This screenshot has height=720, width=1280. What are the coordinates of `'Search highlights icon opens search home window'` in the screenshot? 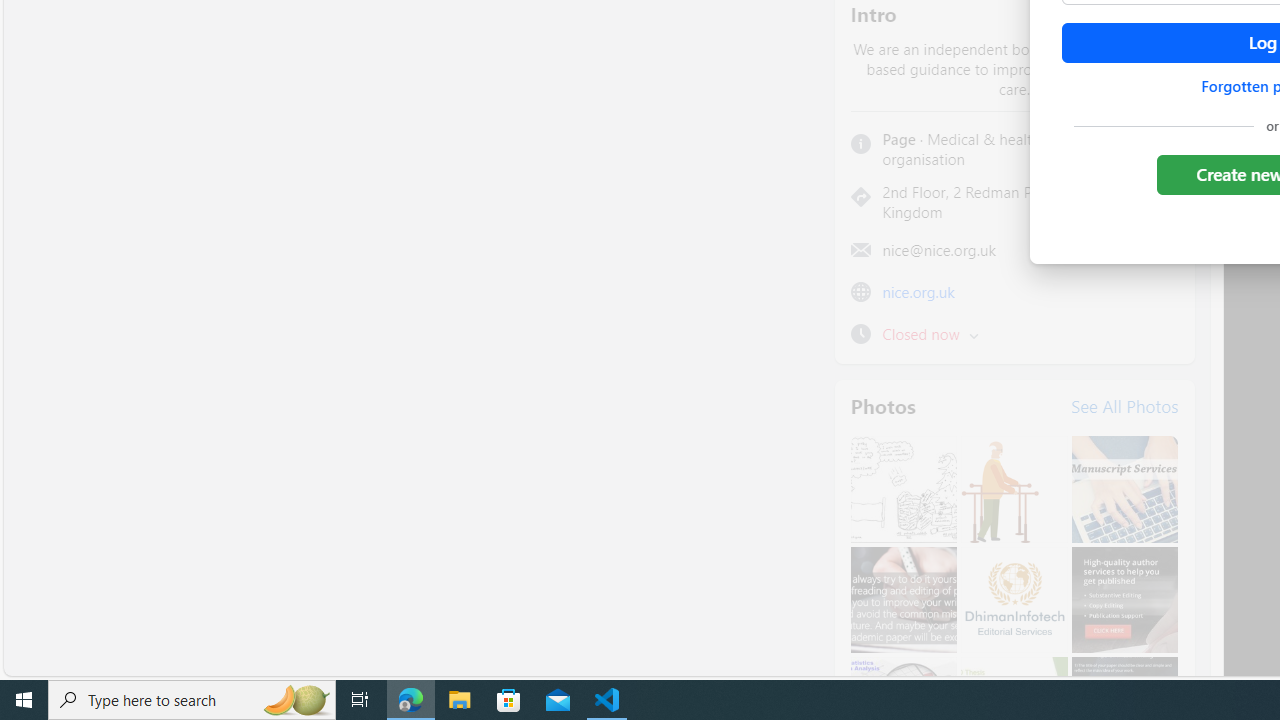 It's located at (294, 698).